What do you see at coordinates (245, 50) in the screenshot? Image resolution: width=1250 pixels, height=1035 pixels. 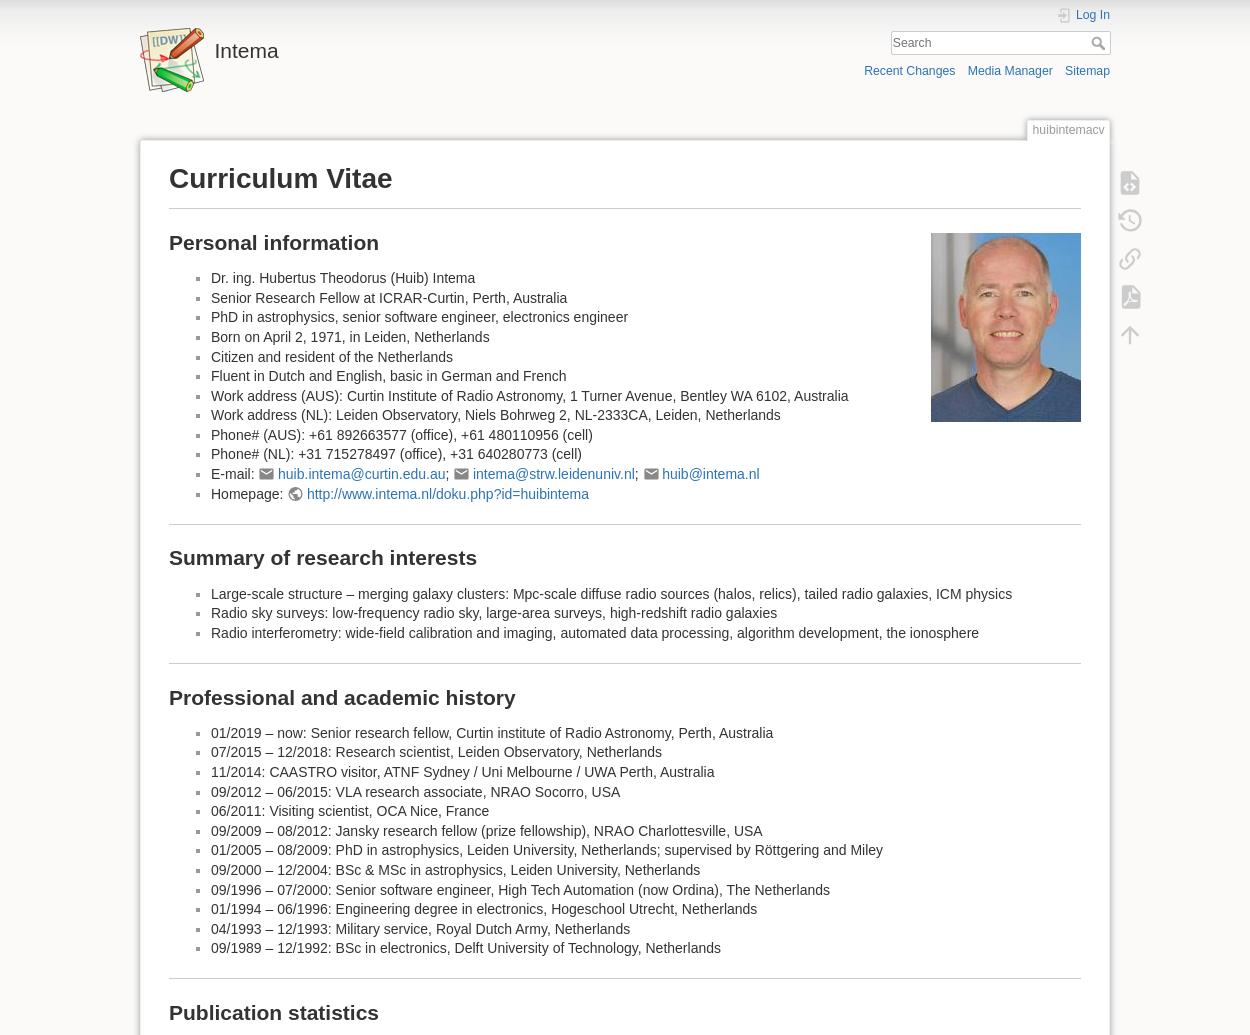 I see `'Intema'` at bounding box center [245, 50].